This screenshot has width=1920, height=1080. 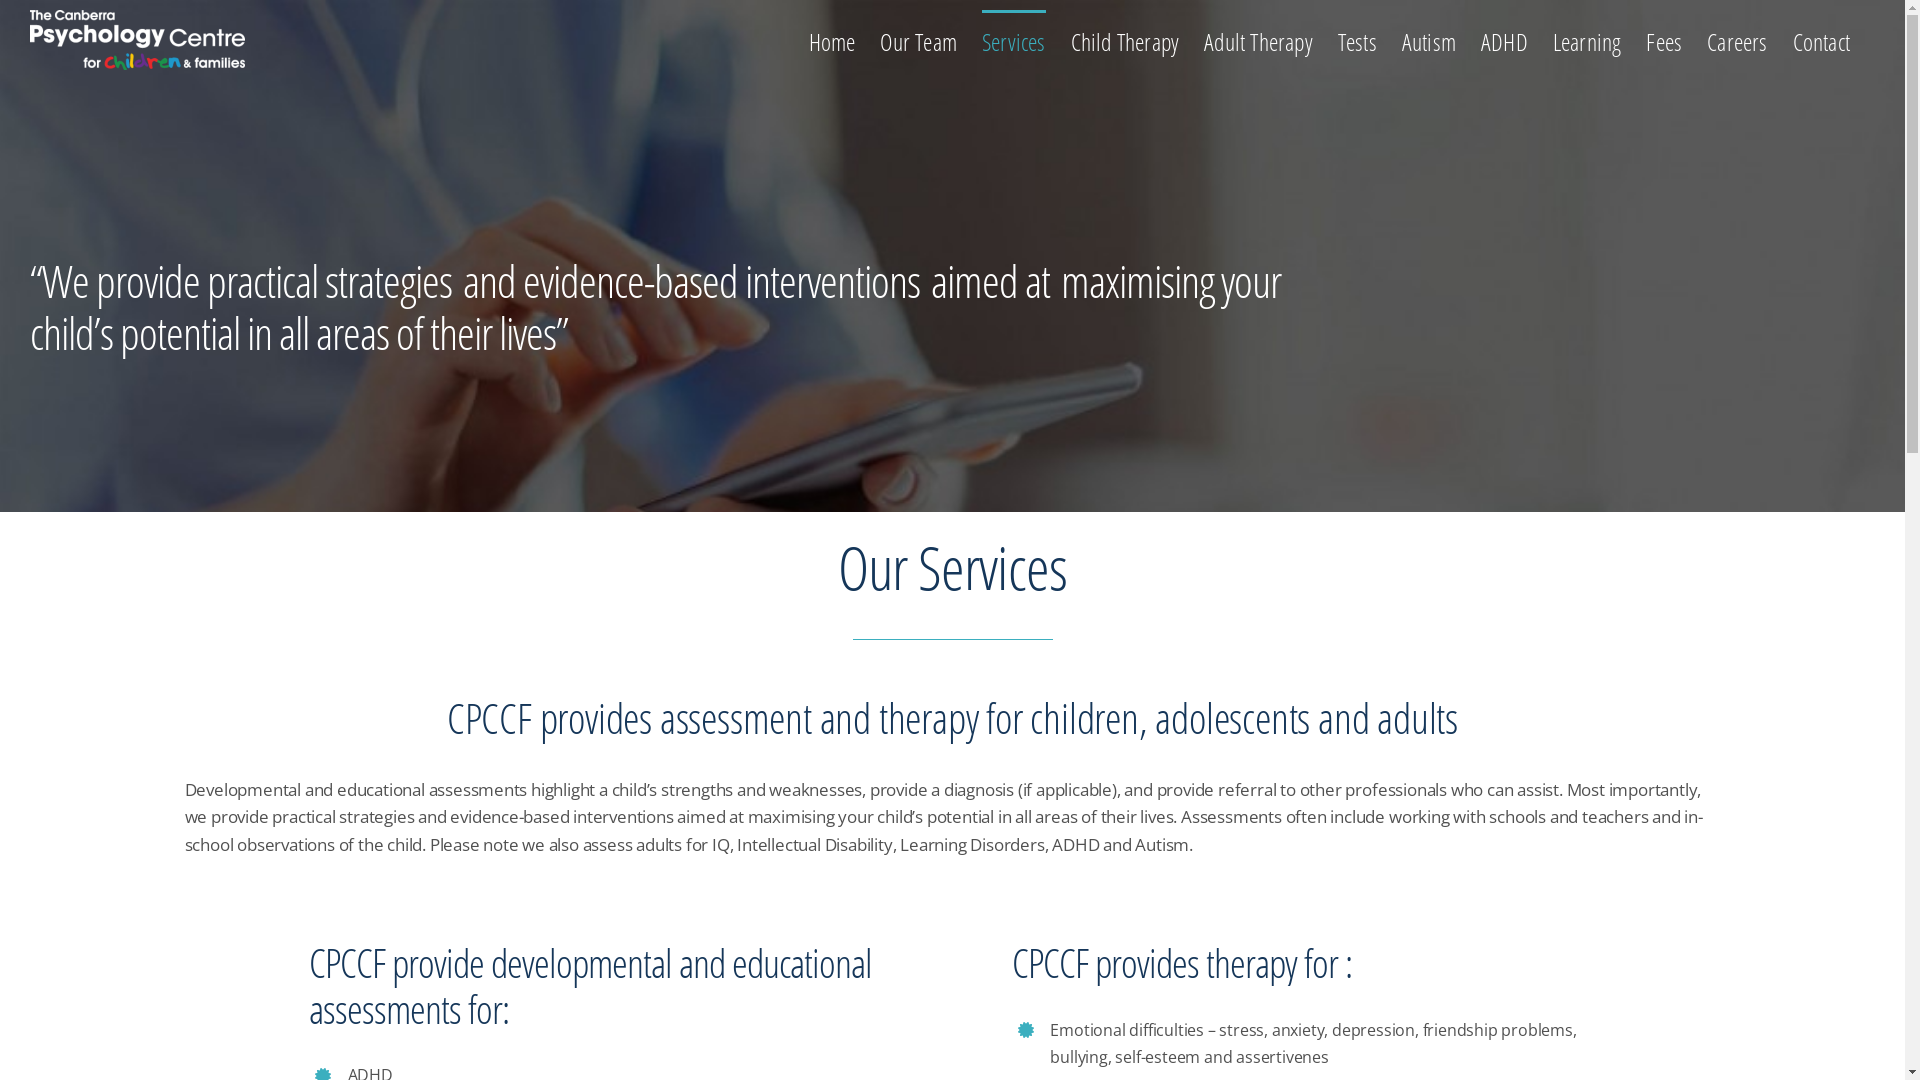 I want to click on 'Home', so click(x=831, y=39).